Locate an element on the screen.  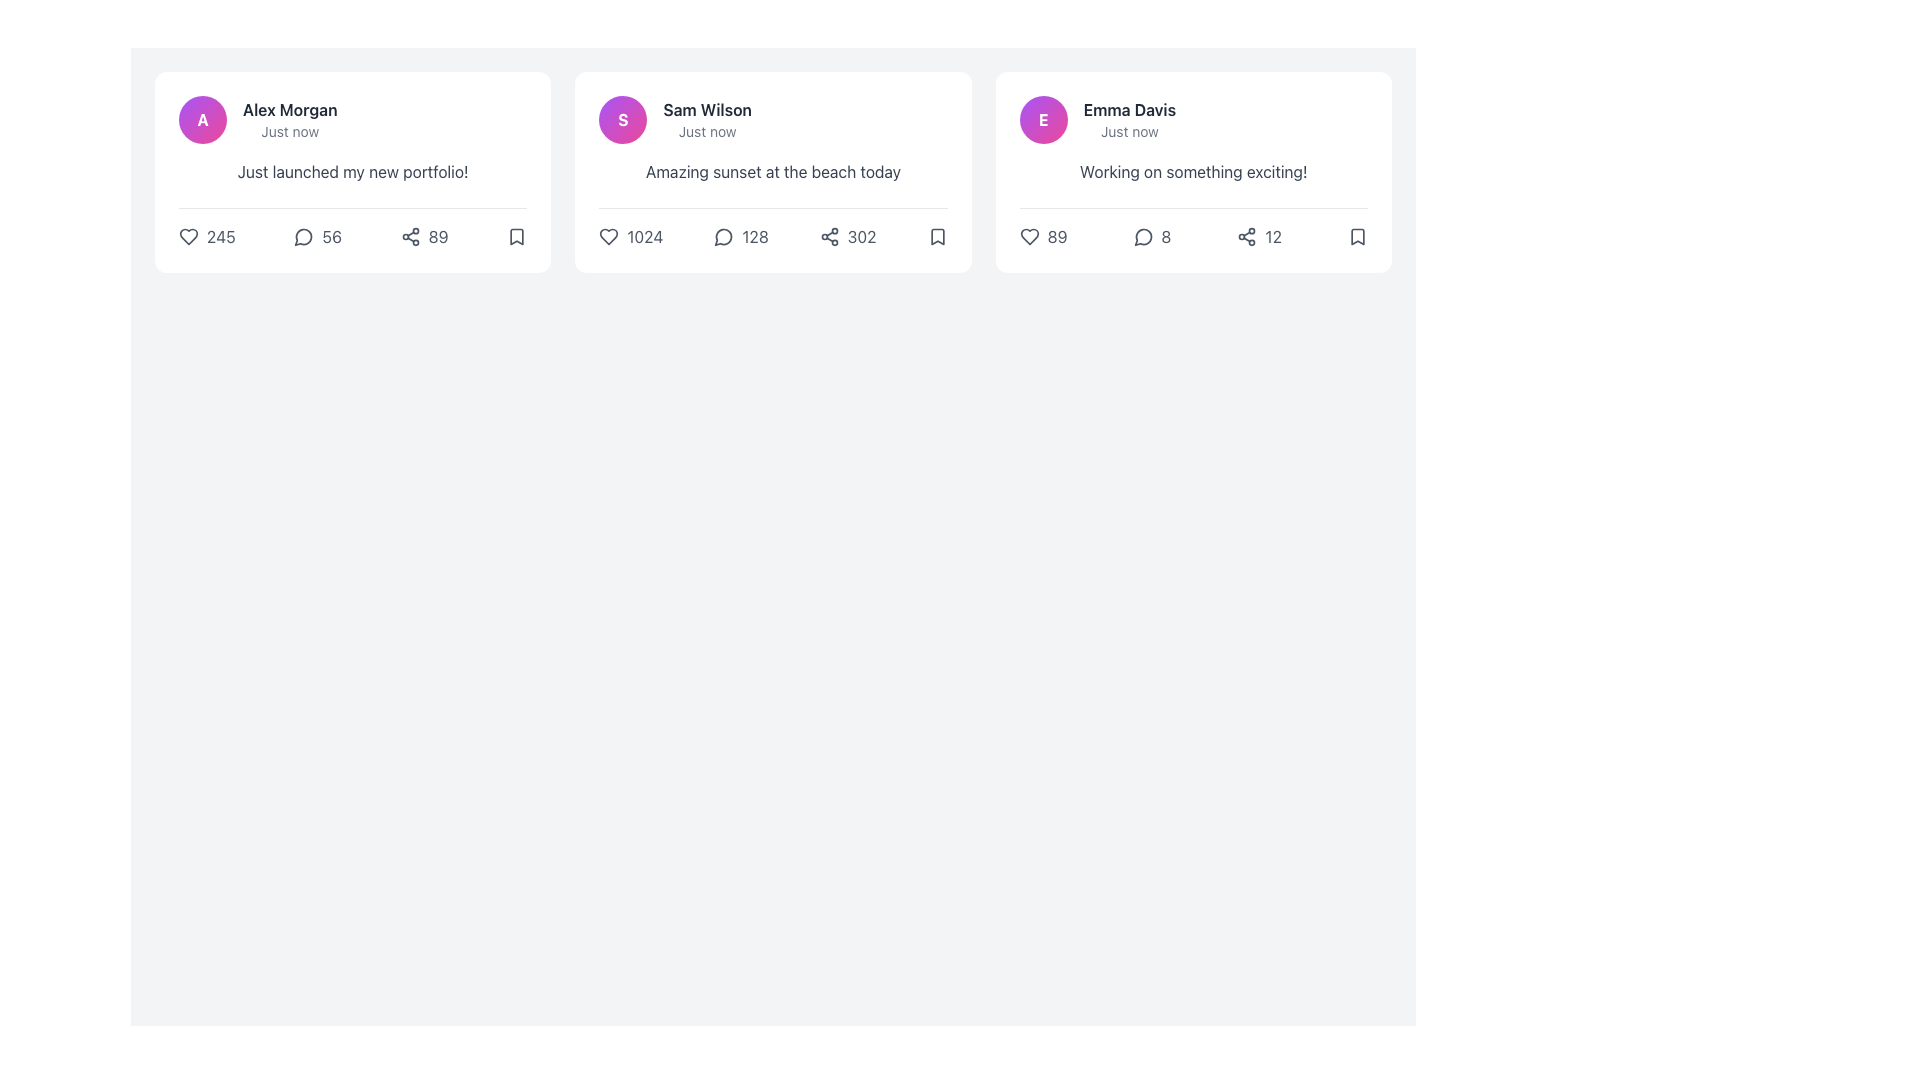
the Avatar Icon located at the top-left corner of Sam Wilson's post card to use it as a user identifier is located at coordinates (622, 119).